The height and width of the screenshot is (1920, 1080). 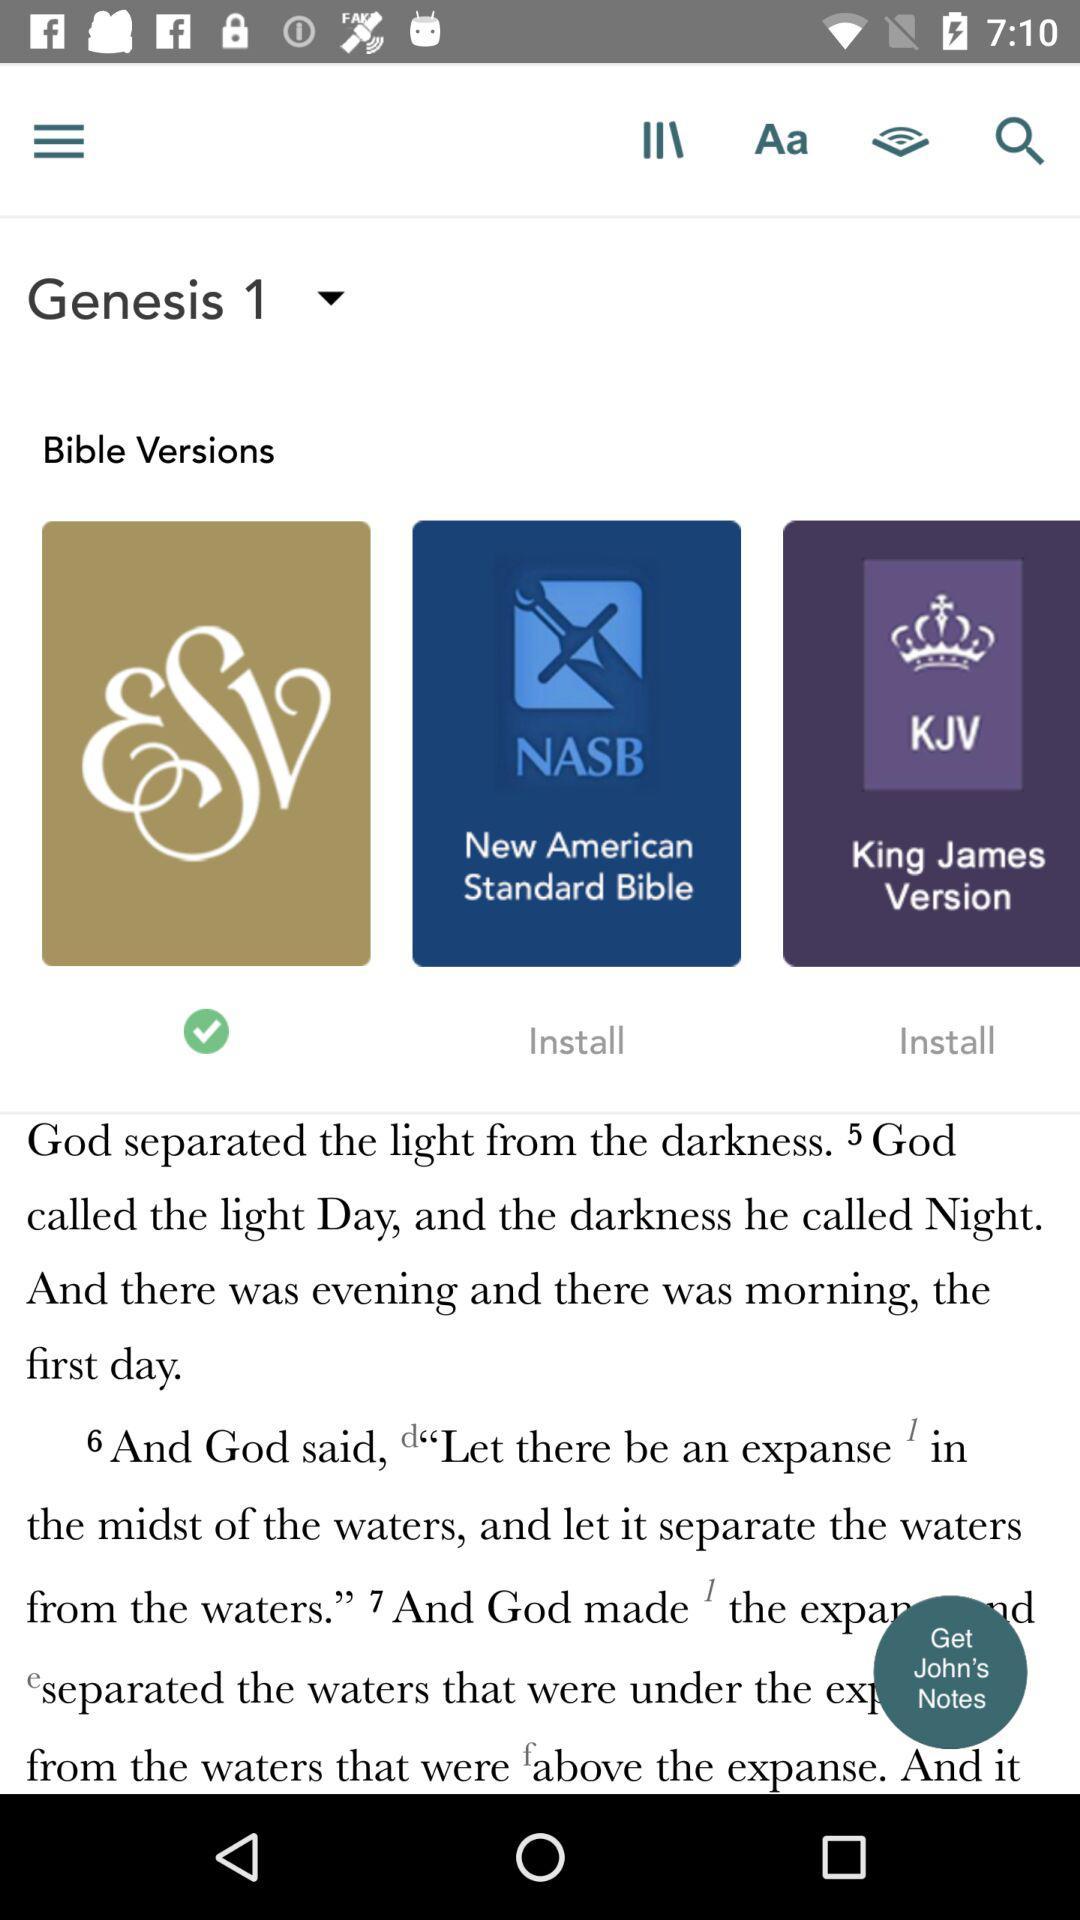 What do you see at coordinates (58, 139) in the screenshot?
I see `menu` at bounding box center [58, 139].